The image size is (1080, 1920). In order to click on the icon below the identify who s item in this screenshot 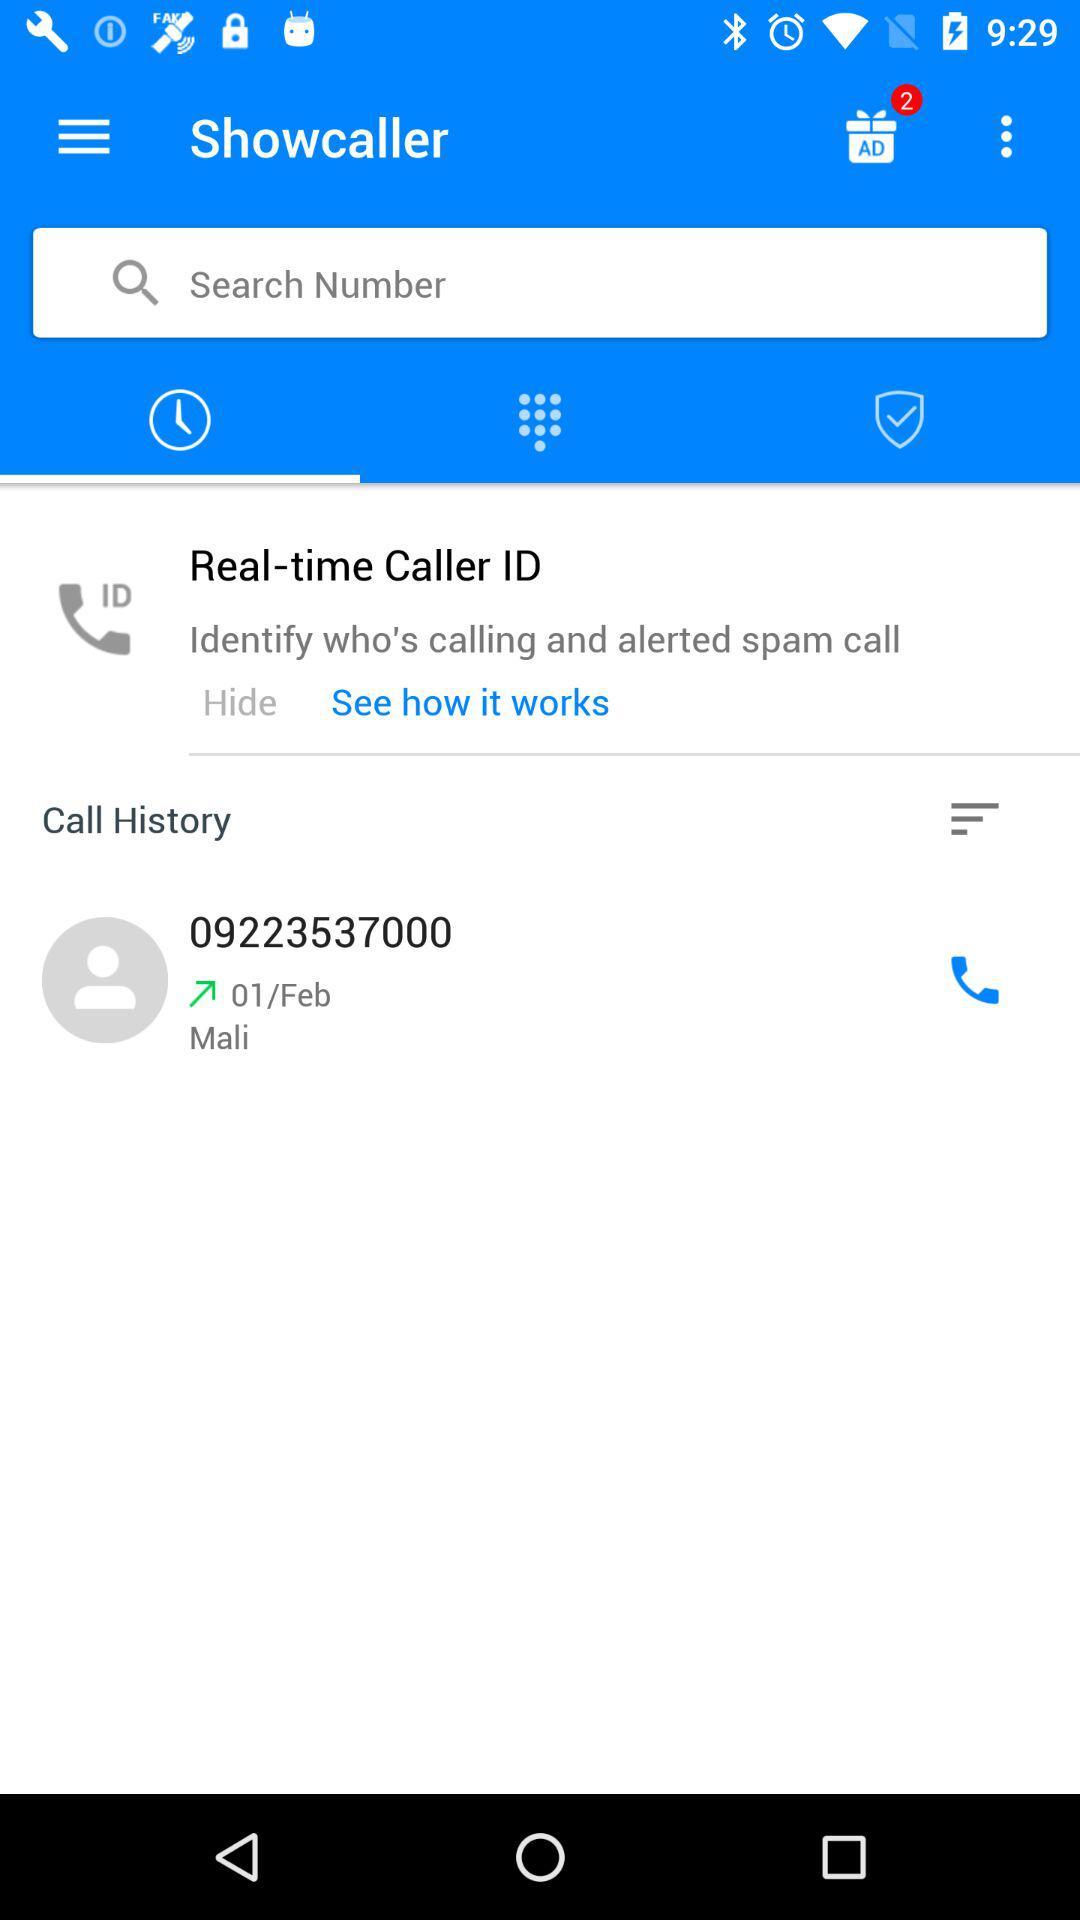, I will do `click(238, 701)`.